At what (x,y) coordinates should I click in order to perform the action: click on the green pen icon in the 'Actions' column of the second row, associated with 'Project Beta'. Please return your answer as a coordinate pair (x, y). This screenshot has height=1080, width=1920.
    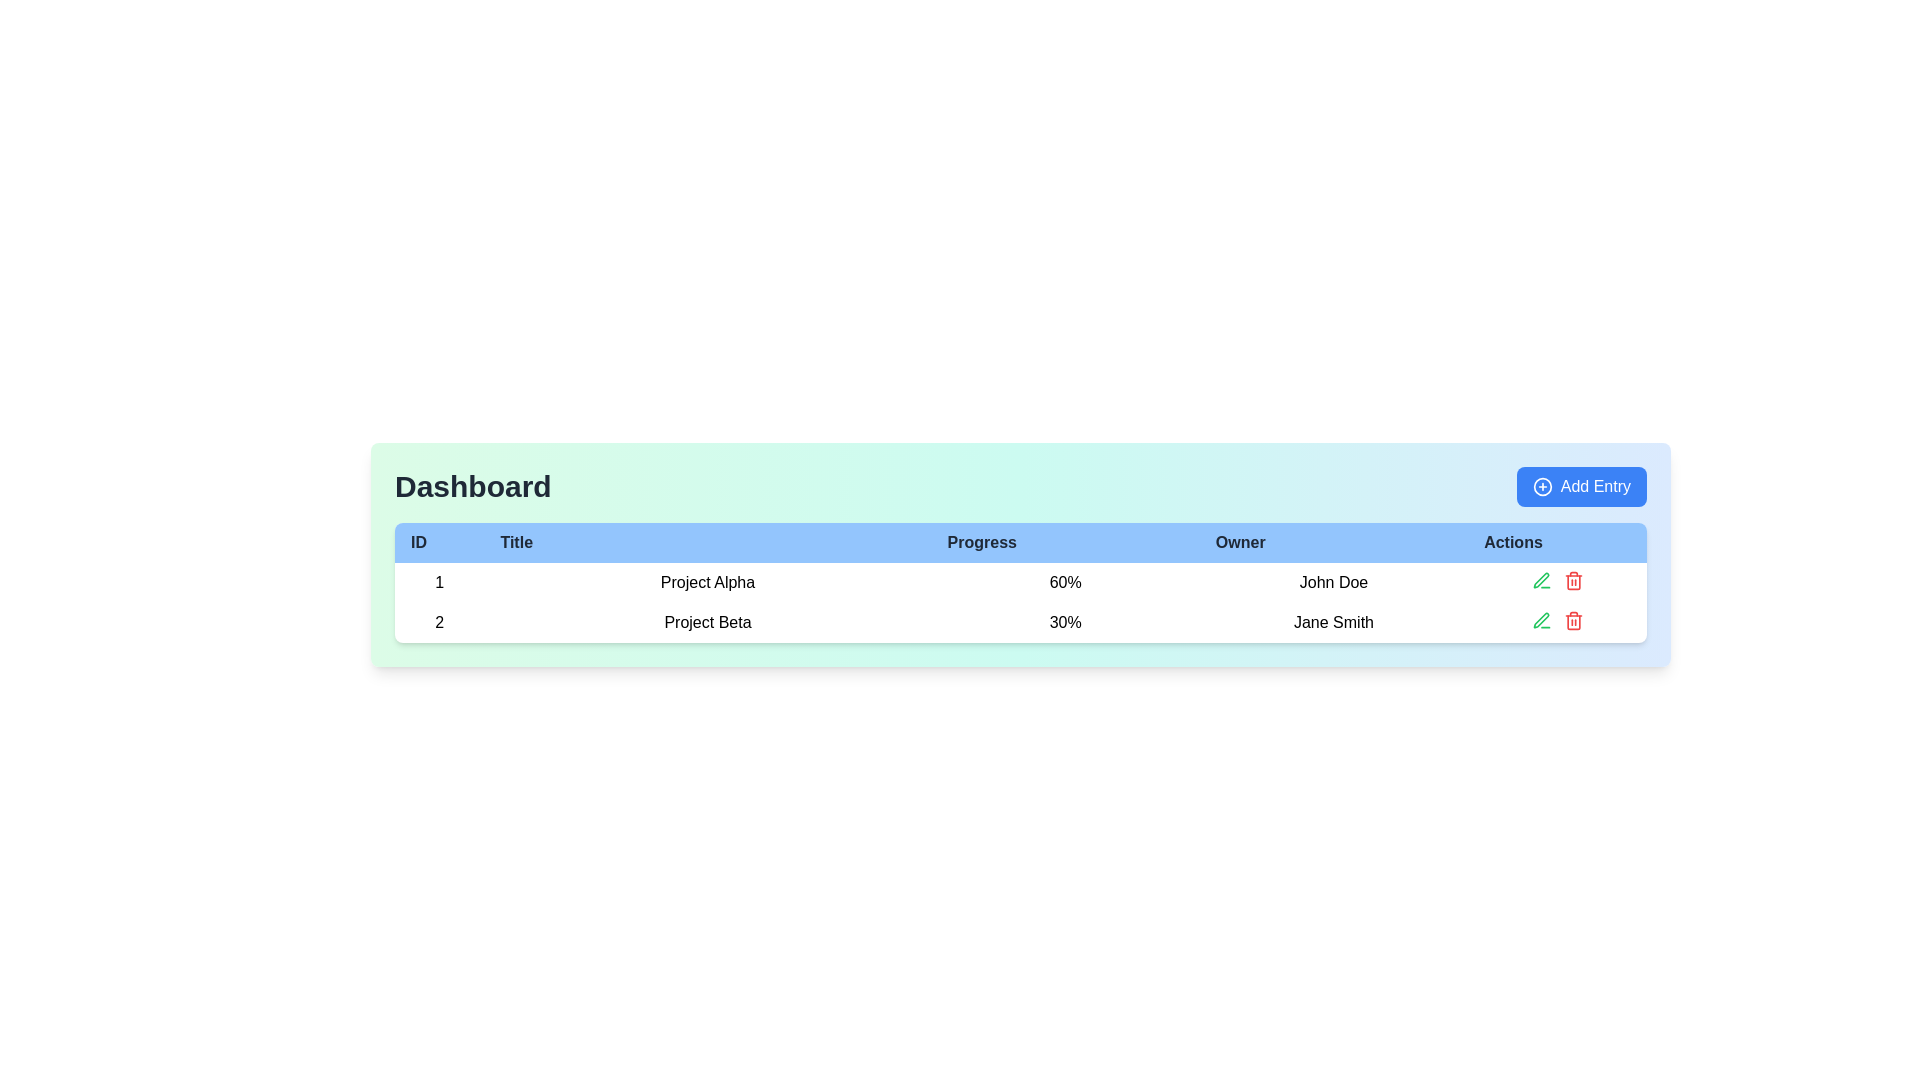
    Looking at the image, I should click on (1540, 580).